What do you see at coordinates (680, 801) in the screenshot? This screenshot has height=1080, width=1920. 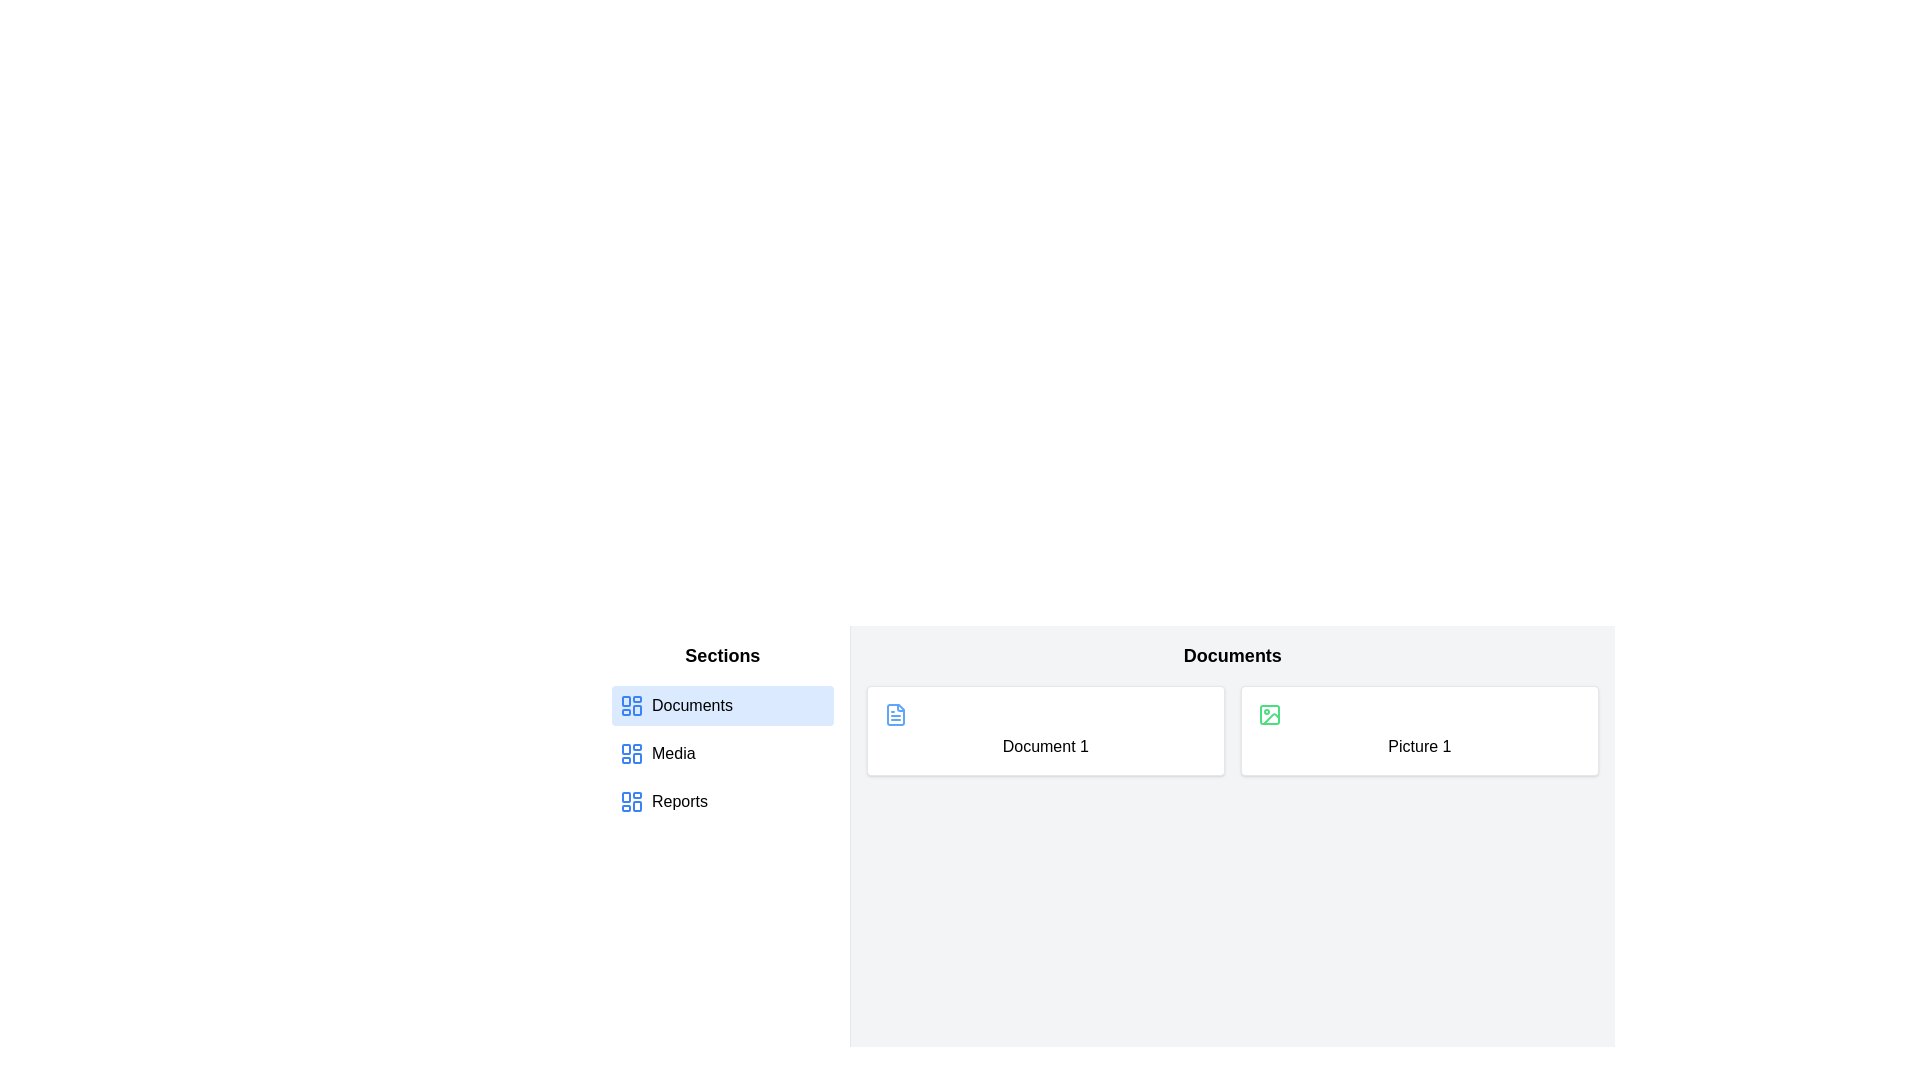 I see `the 'Reports' text label, which is the third navigation item in the vertical menu on the left side of the interface` at bounding box center [680, 801].